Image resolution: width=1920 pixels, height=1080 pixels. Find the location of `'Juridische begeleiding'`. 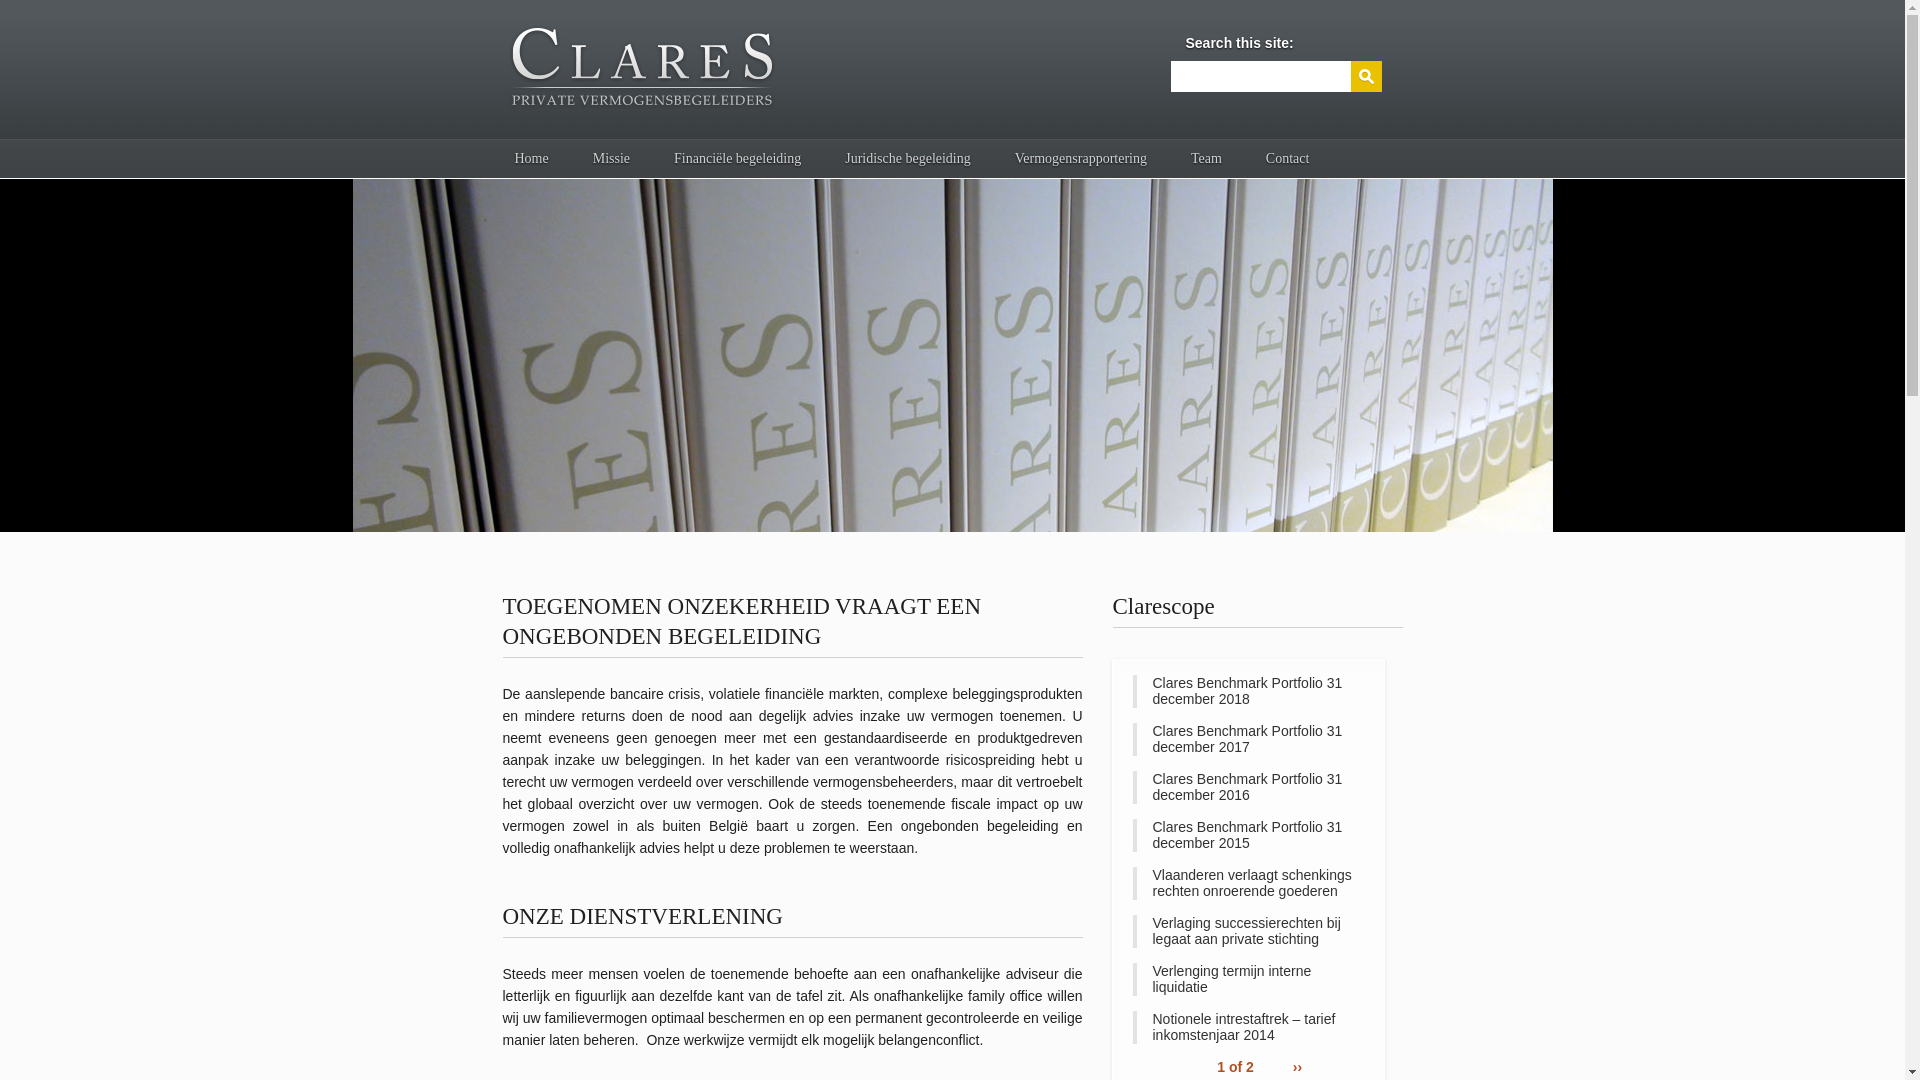

'Juridische begeleiding' is located at coordinates (906, 157).